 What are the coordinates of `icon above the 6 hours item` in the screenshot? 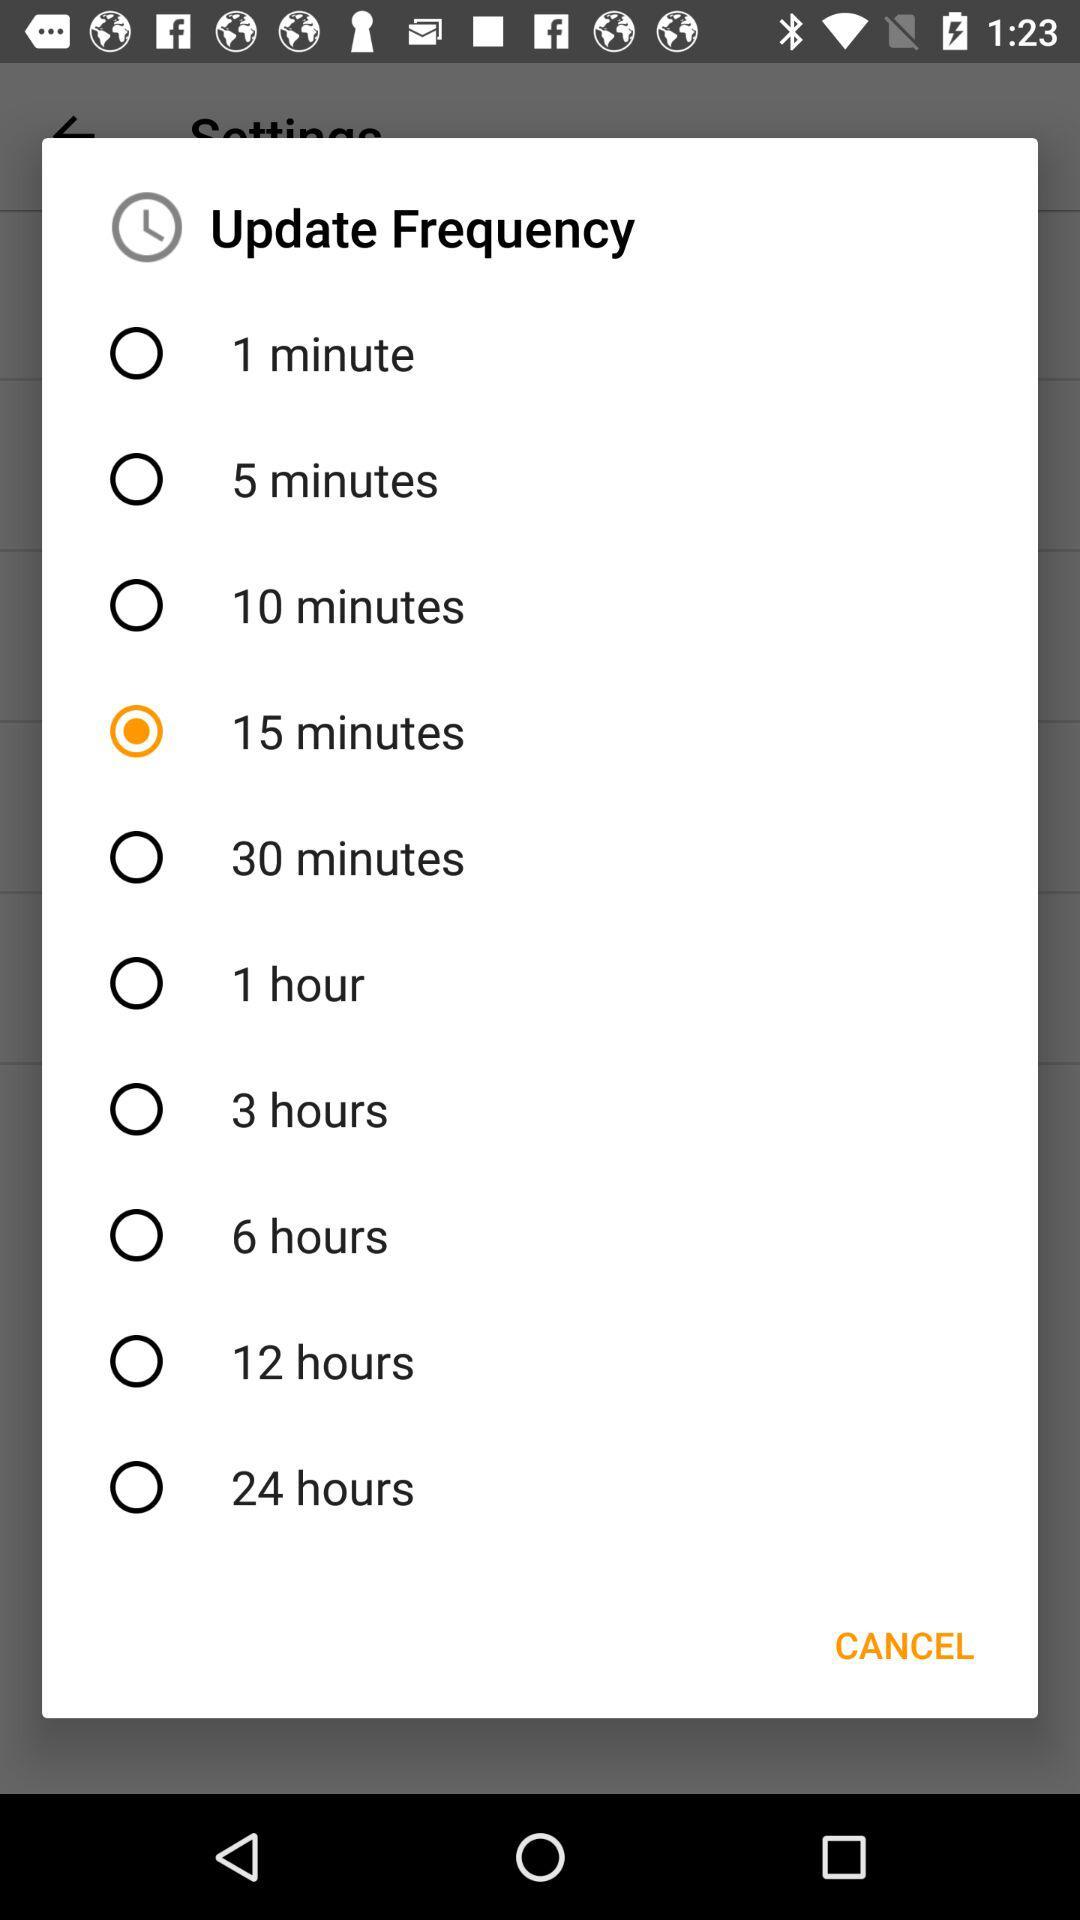 It's located at (540, 1108).